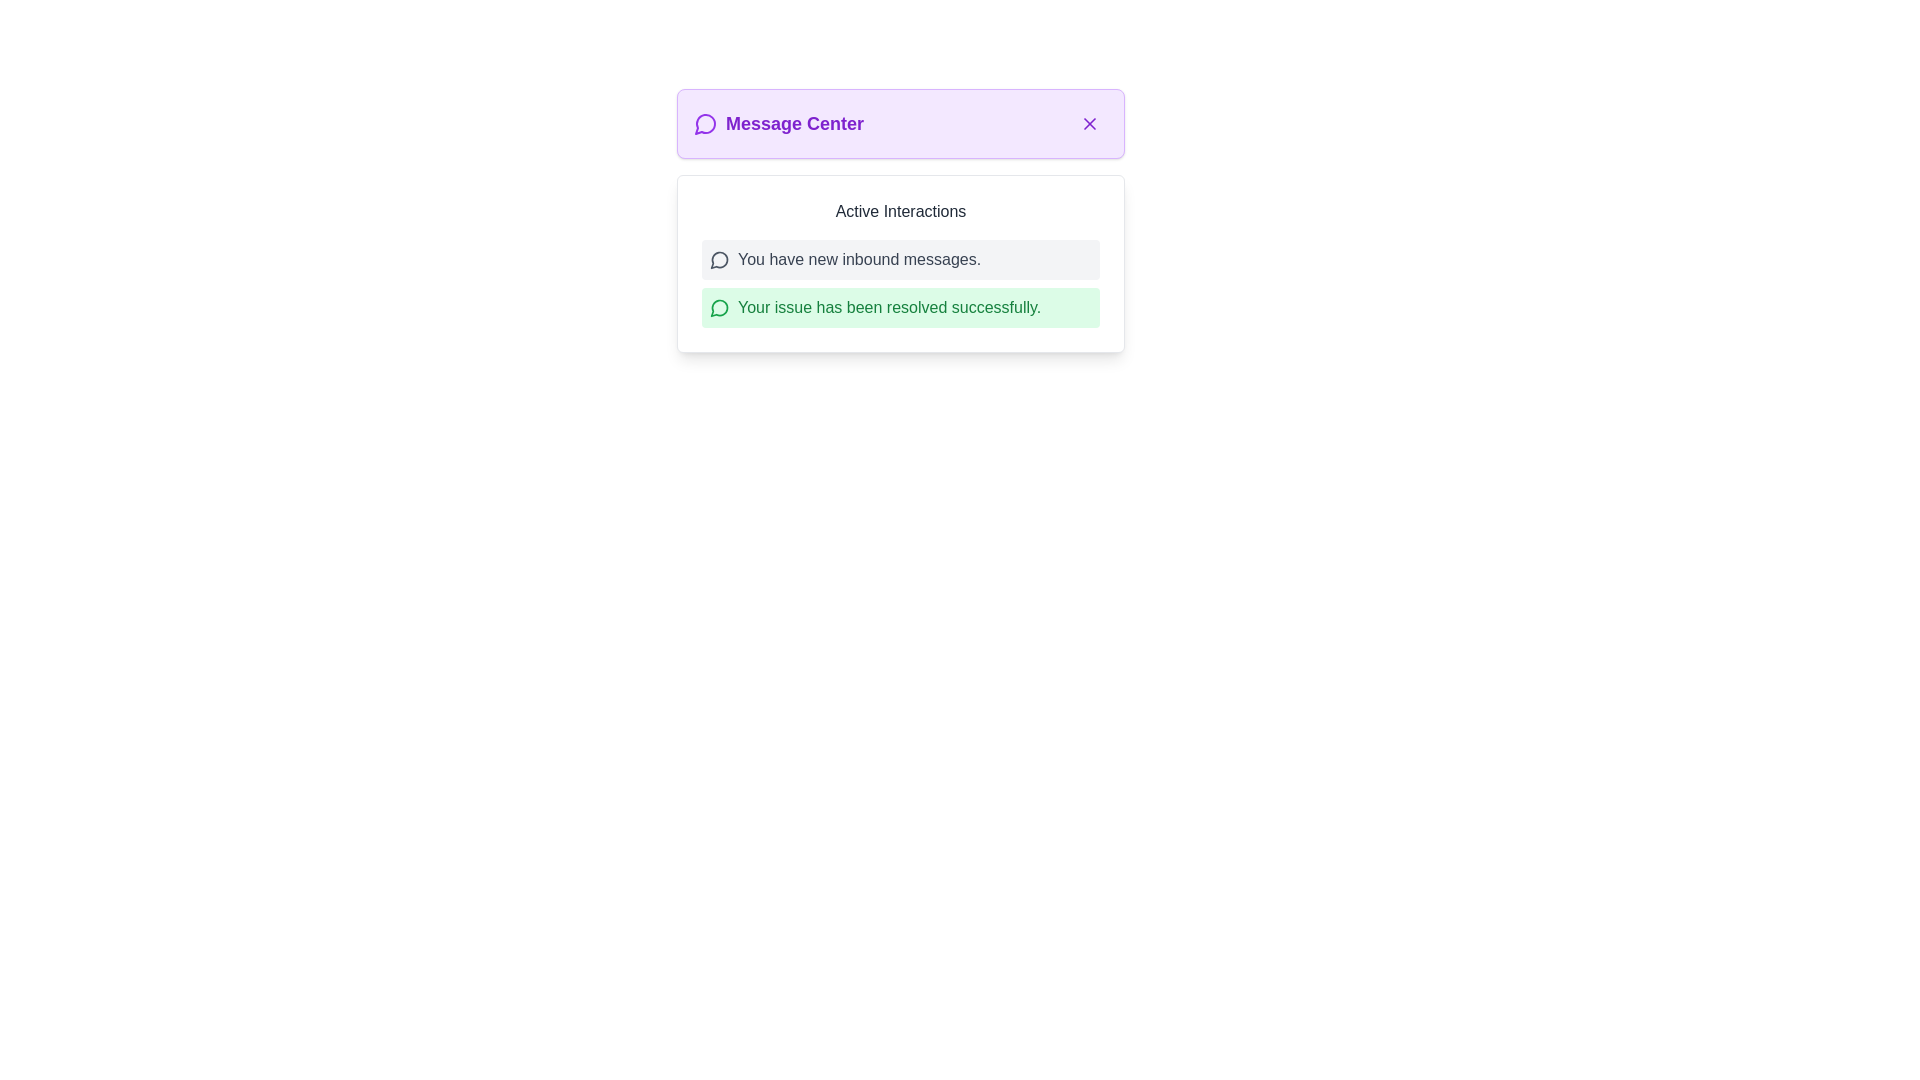  I want to click on the green speech bubble icon located on the left side of the notification message 'Your issue has been resolved successfully.' in the Active Interactions section, so click(720, 308).